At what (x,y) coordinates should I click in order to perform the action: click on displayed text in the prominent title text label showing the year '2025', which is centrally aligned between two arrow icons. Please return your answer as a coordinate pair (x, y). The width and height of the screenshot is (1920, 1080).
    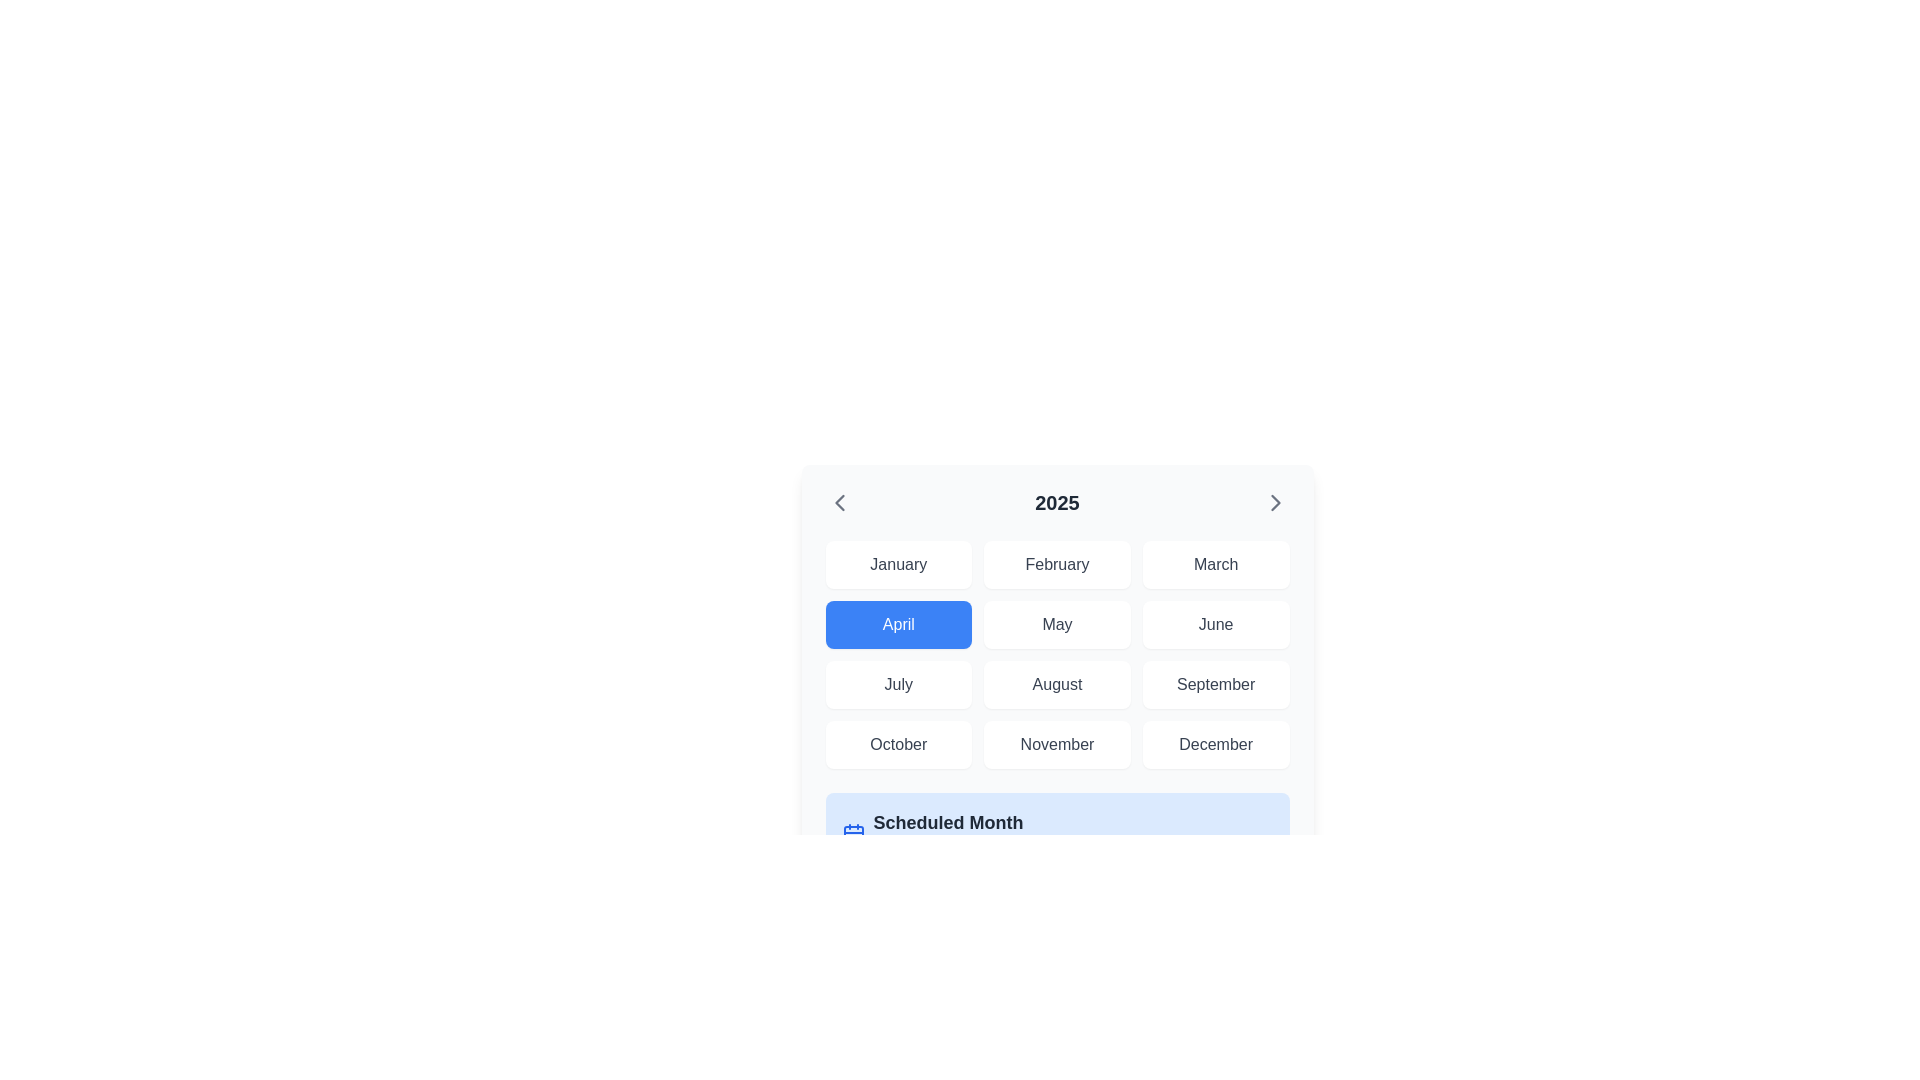
    Looking at the image, I should click on (1056, 501).